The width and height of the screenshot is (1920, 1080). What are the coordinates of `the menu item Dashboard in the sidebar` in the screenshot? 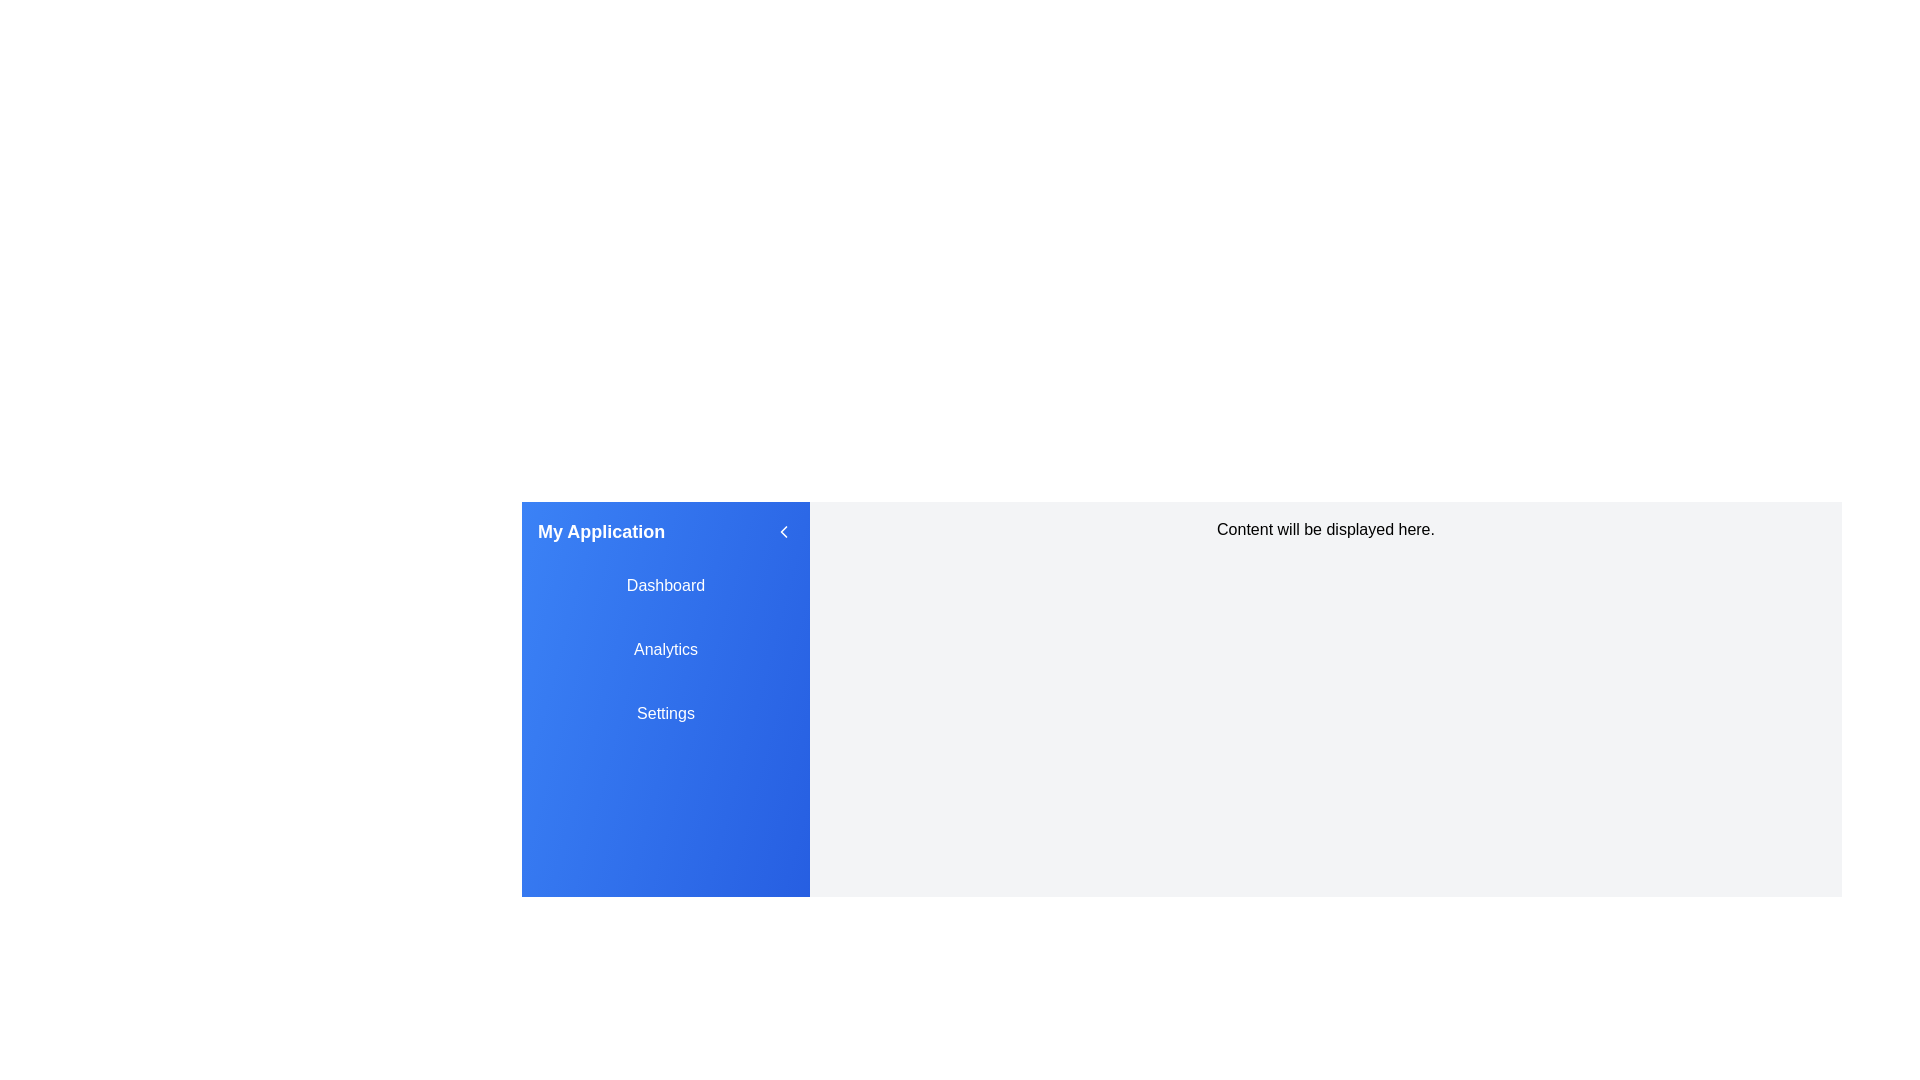 It's located at (666, 585).